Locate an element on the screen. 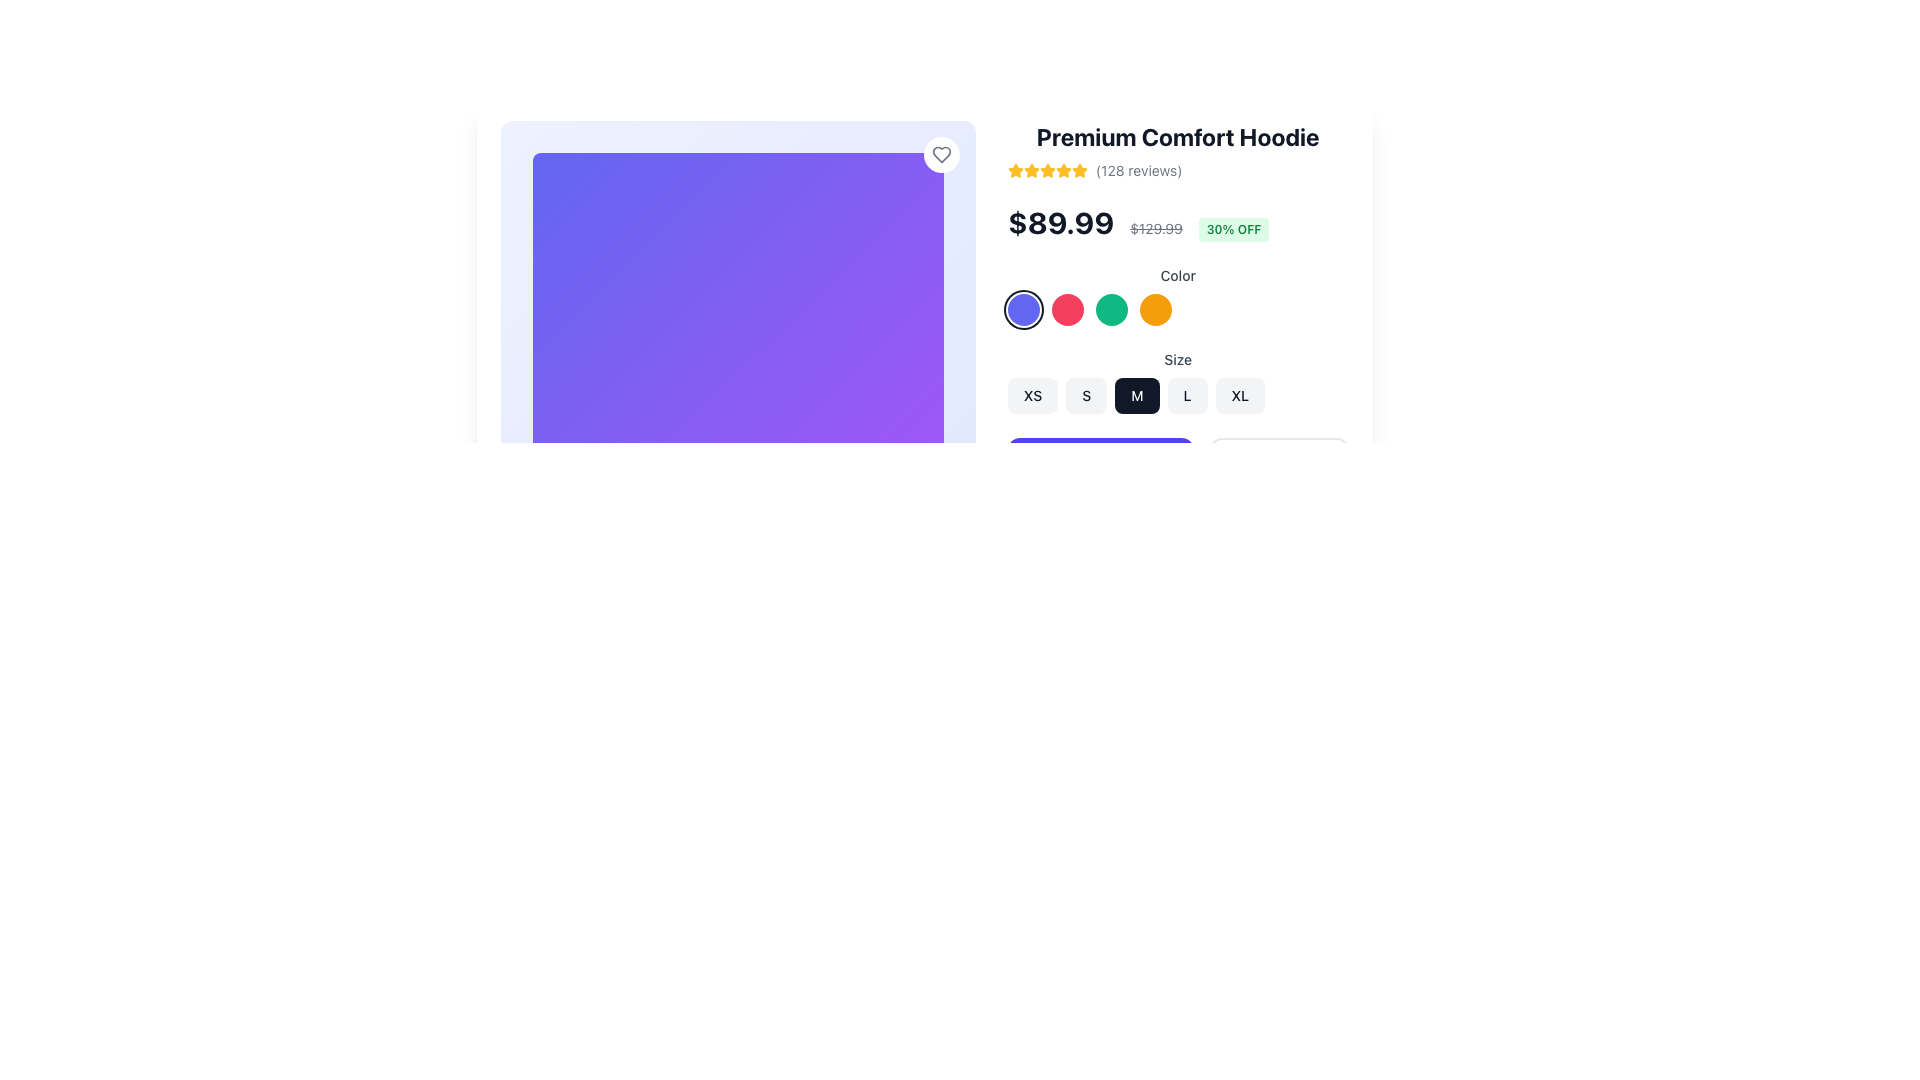 The height and width of the screenshot is (1080, 1920). the prominent text 'Premium Comfort Hoodie', which is styled in a bold and large font, located at the top section of the right panel above the stars and review count is located at coordinates (1178, 136).